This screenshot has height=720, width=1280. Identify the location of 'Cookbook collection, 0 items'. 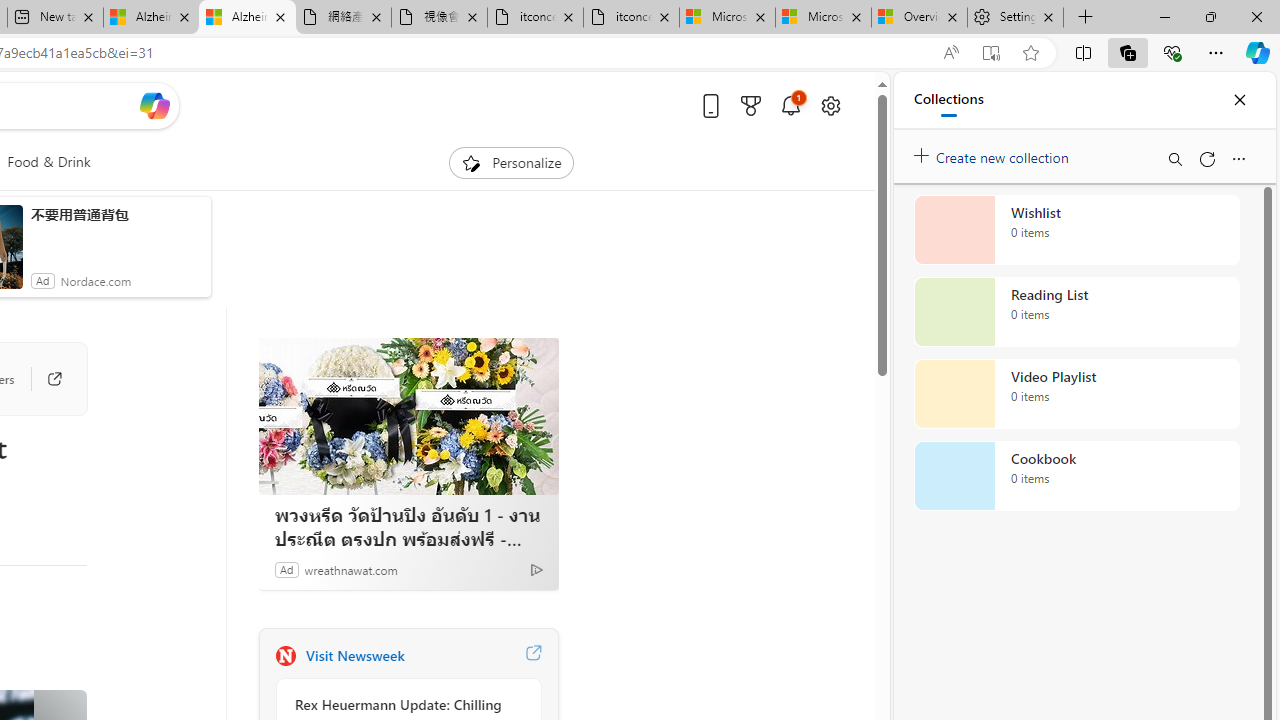
(1076, 475).